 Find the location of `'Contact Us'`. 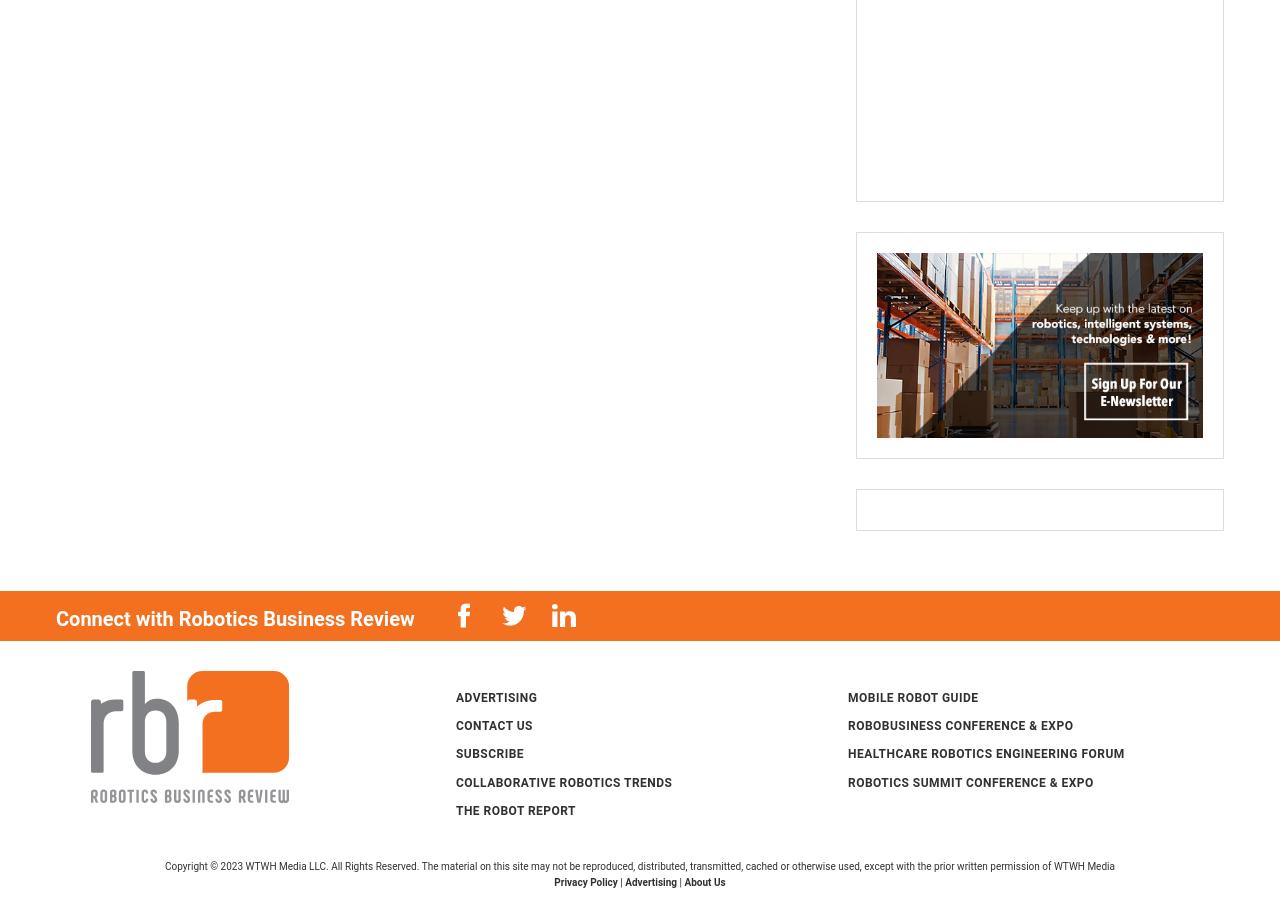

'Contact Us' is located at coordinates (493, 726).